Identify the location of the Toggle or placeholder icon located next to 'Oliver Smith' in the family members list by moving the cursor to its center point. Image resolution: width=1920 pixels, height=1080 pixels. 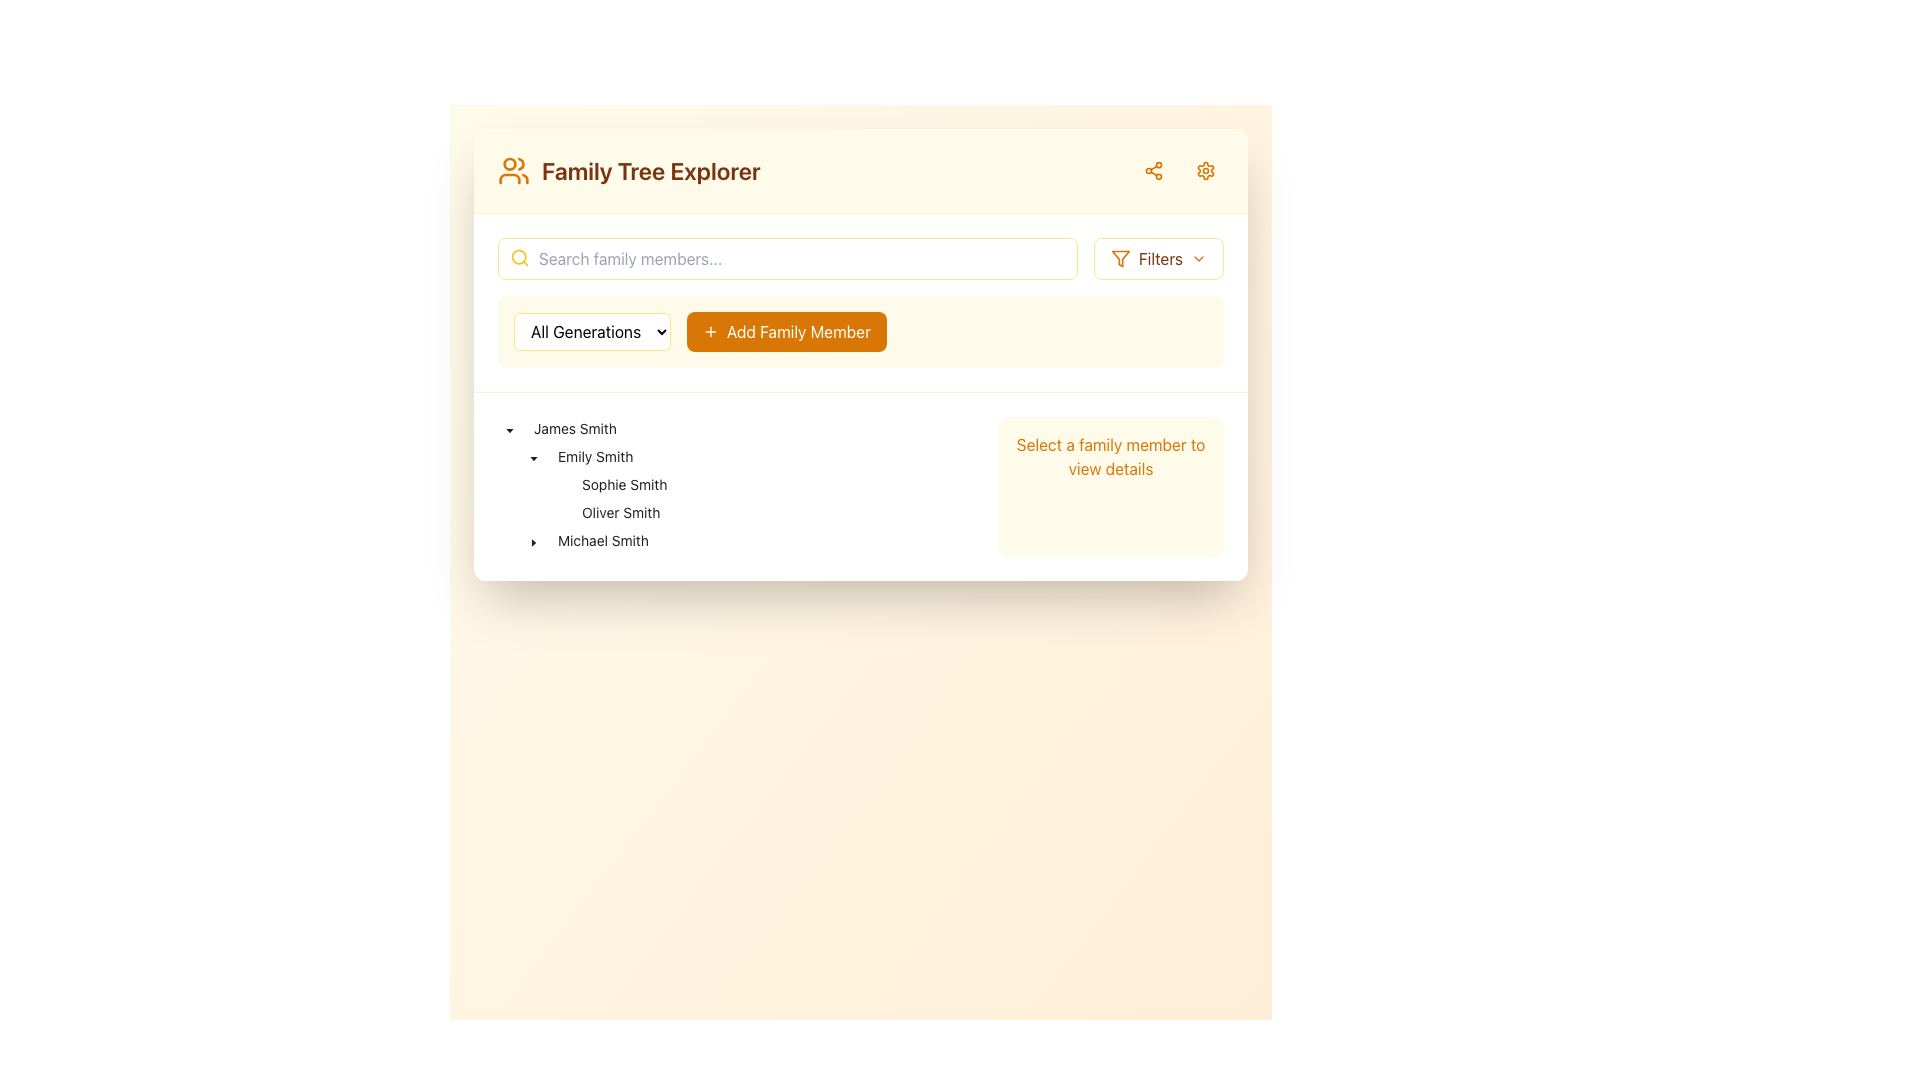
(557, 512).